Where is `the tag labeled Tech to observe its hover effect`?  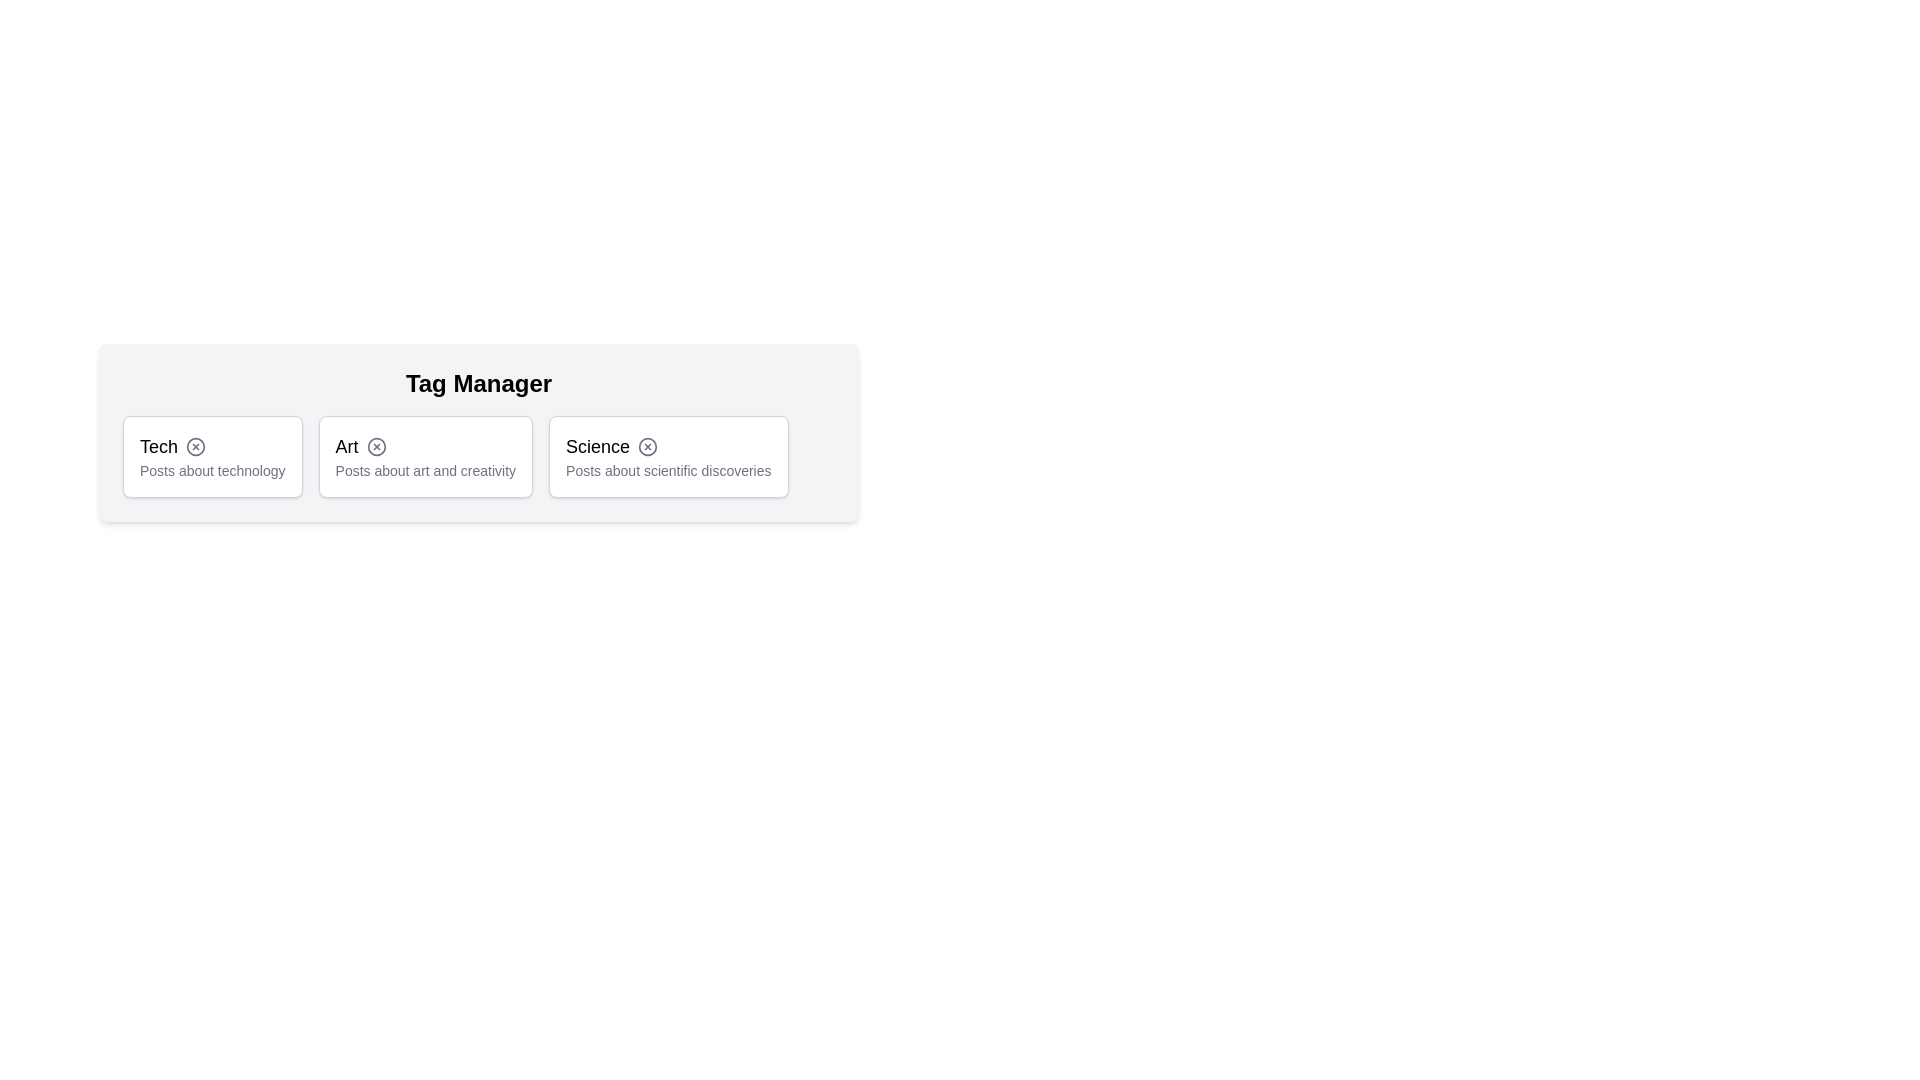 the tag labeled Tech to observe its hover effect is located at coordinates (212, 456).